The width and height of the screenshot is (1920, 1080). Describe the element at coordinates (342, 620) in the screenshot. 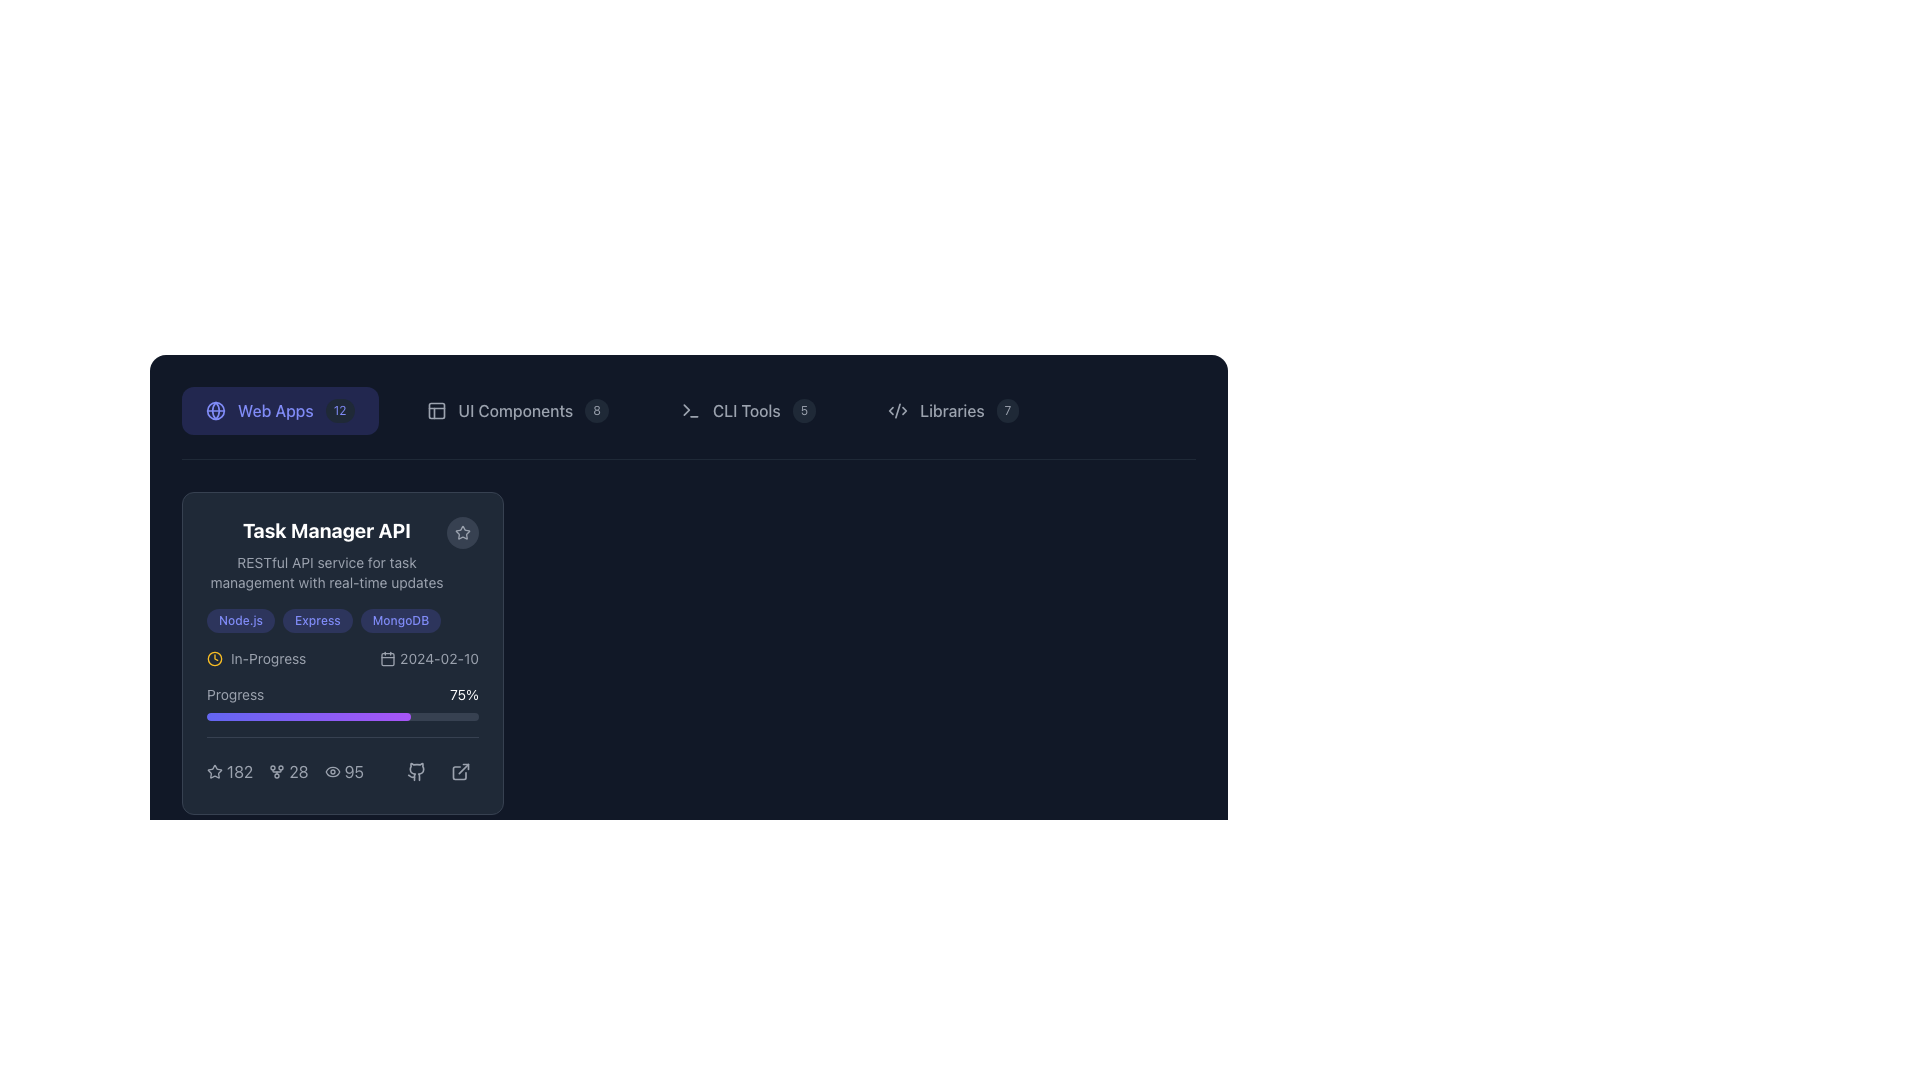

I see `on the horizontal label group containing the labels 'Node.js', 'Express', and 'MongoDB'` at that location.